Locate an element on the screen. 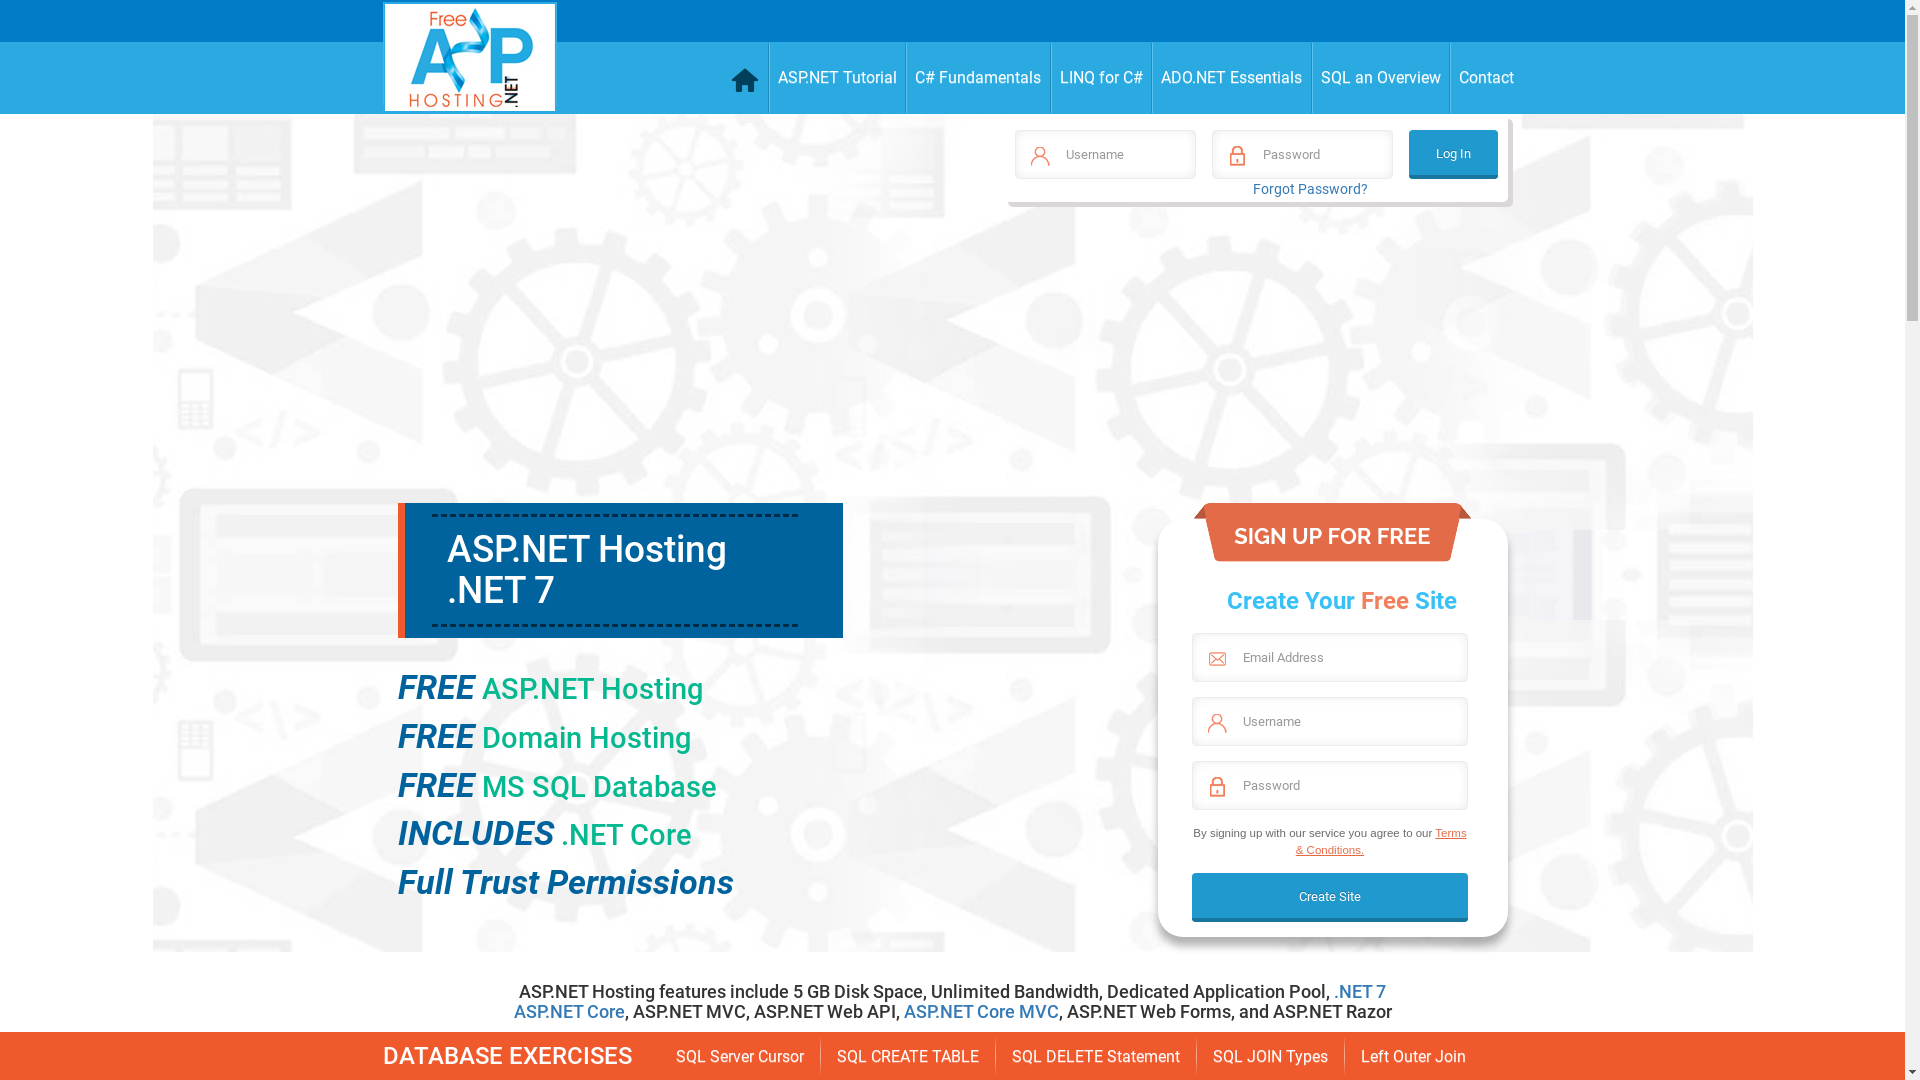 The image size is (1920, 1080). 'ASP.NET Tutorial' is located at coordinates (836, 76).